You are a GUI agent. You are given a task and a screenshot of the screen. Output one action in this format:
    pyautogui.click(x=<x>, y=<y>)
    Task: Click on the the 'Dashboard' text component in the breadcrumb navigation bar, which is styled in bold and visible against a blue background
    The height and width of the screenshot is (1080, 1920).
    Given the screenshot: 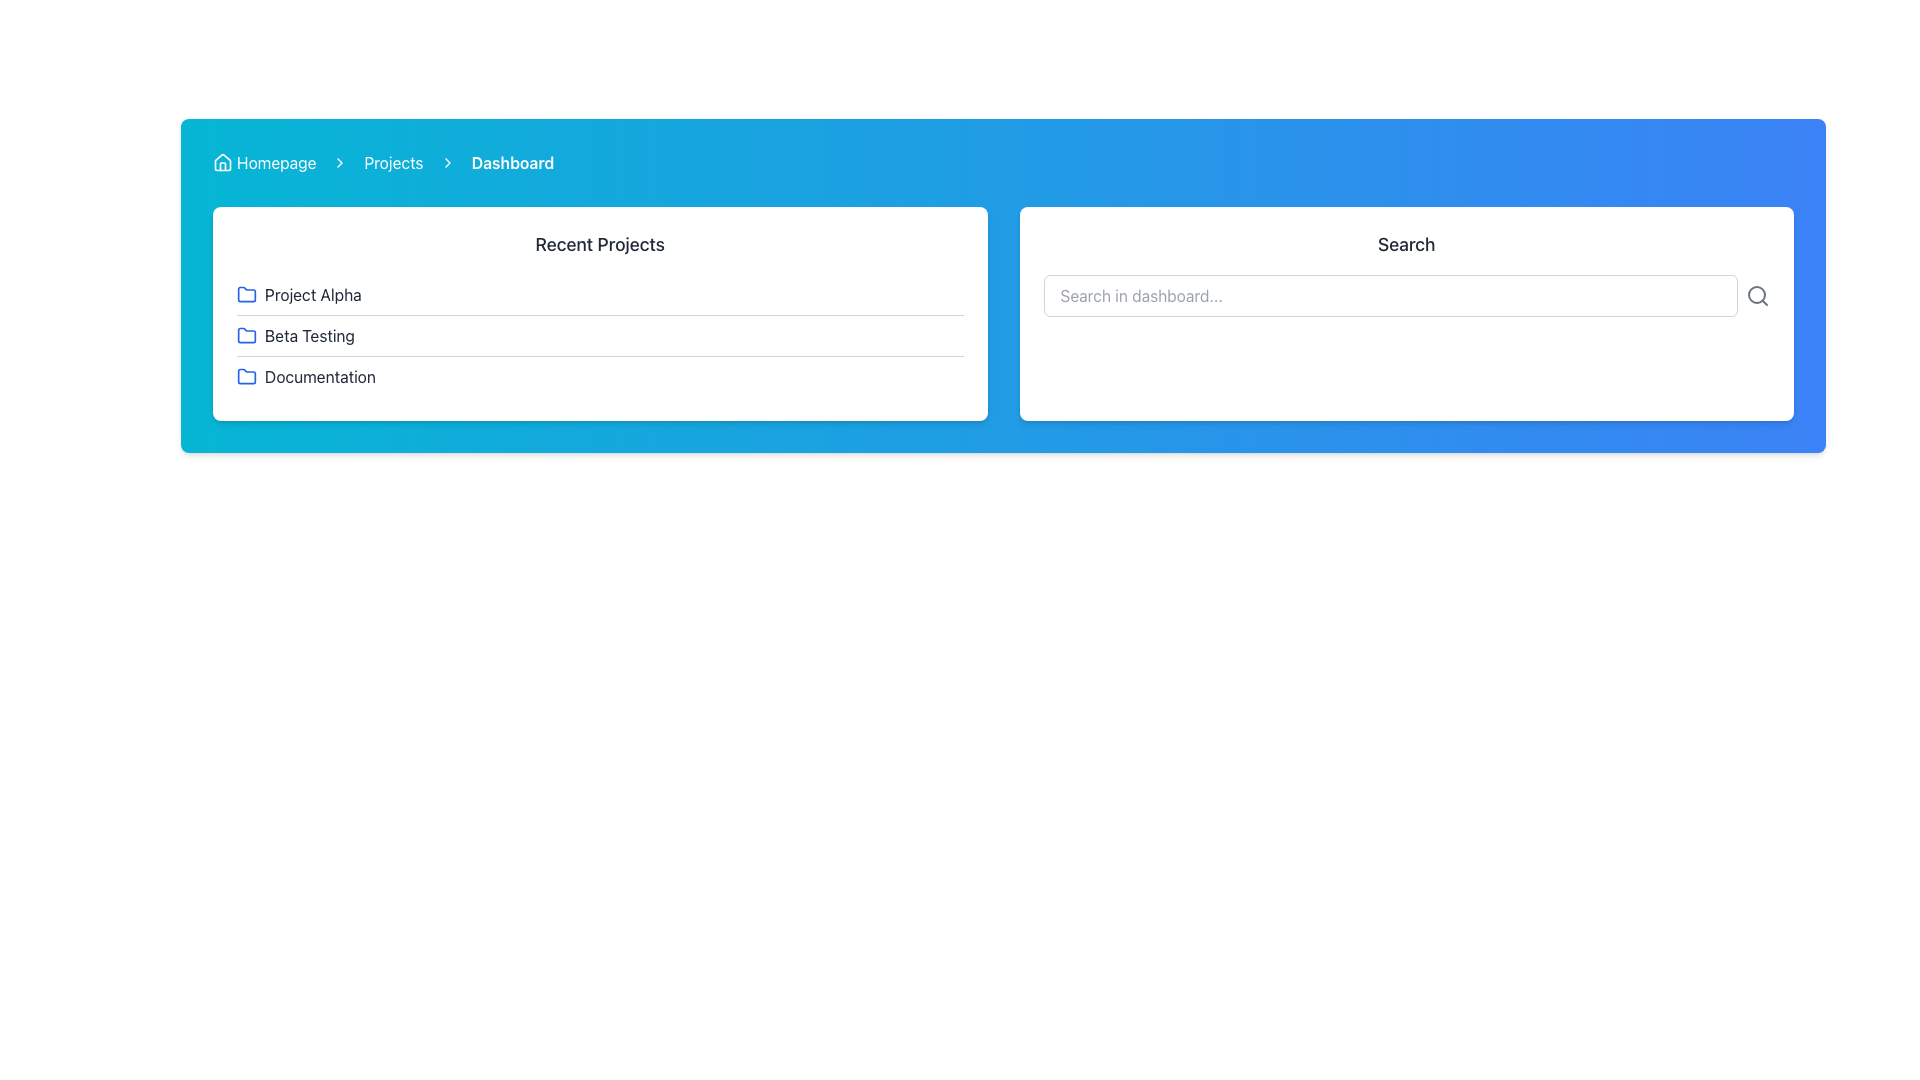 What is the action you would take?
    pyautogui.click(x=513, y=161)
    